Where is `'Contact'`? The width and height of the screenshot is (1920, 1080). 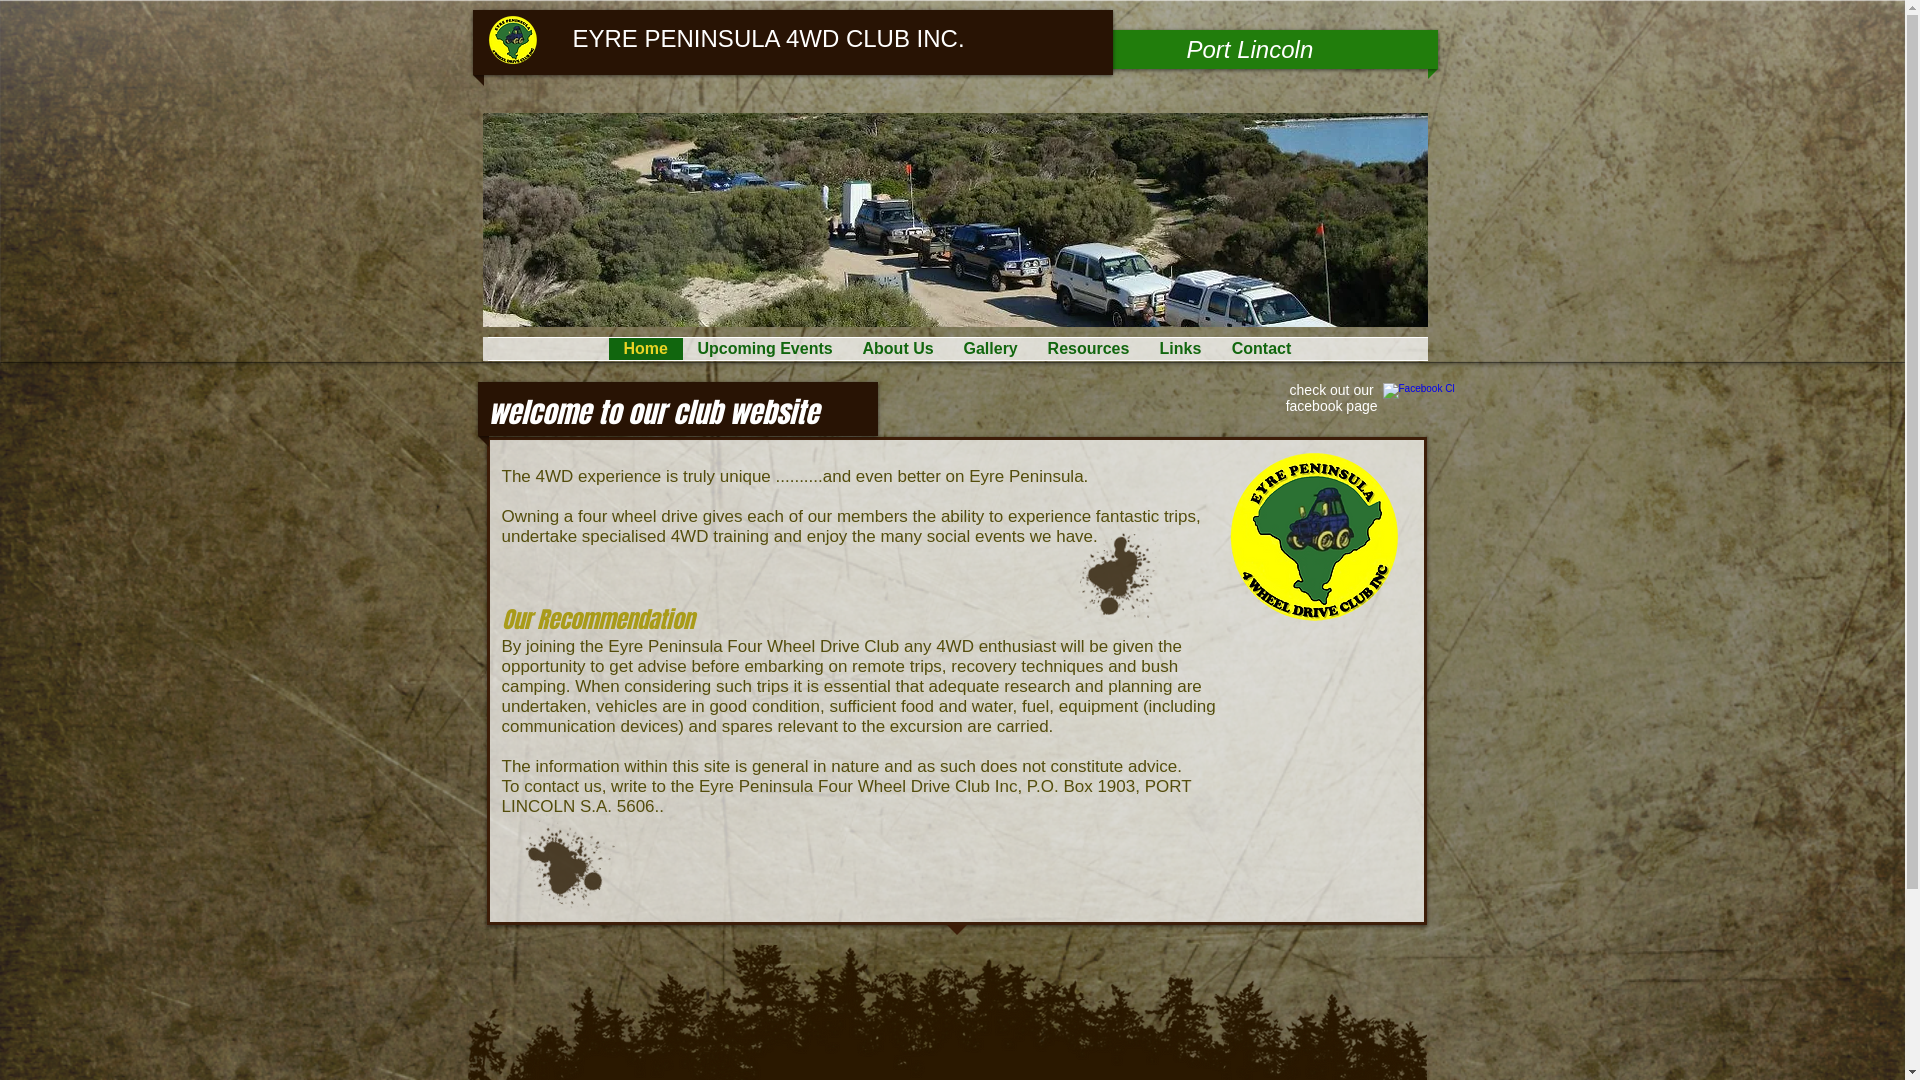
'Contact' is located at coordinates (1260, 347).